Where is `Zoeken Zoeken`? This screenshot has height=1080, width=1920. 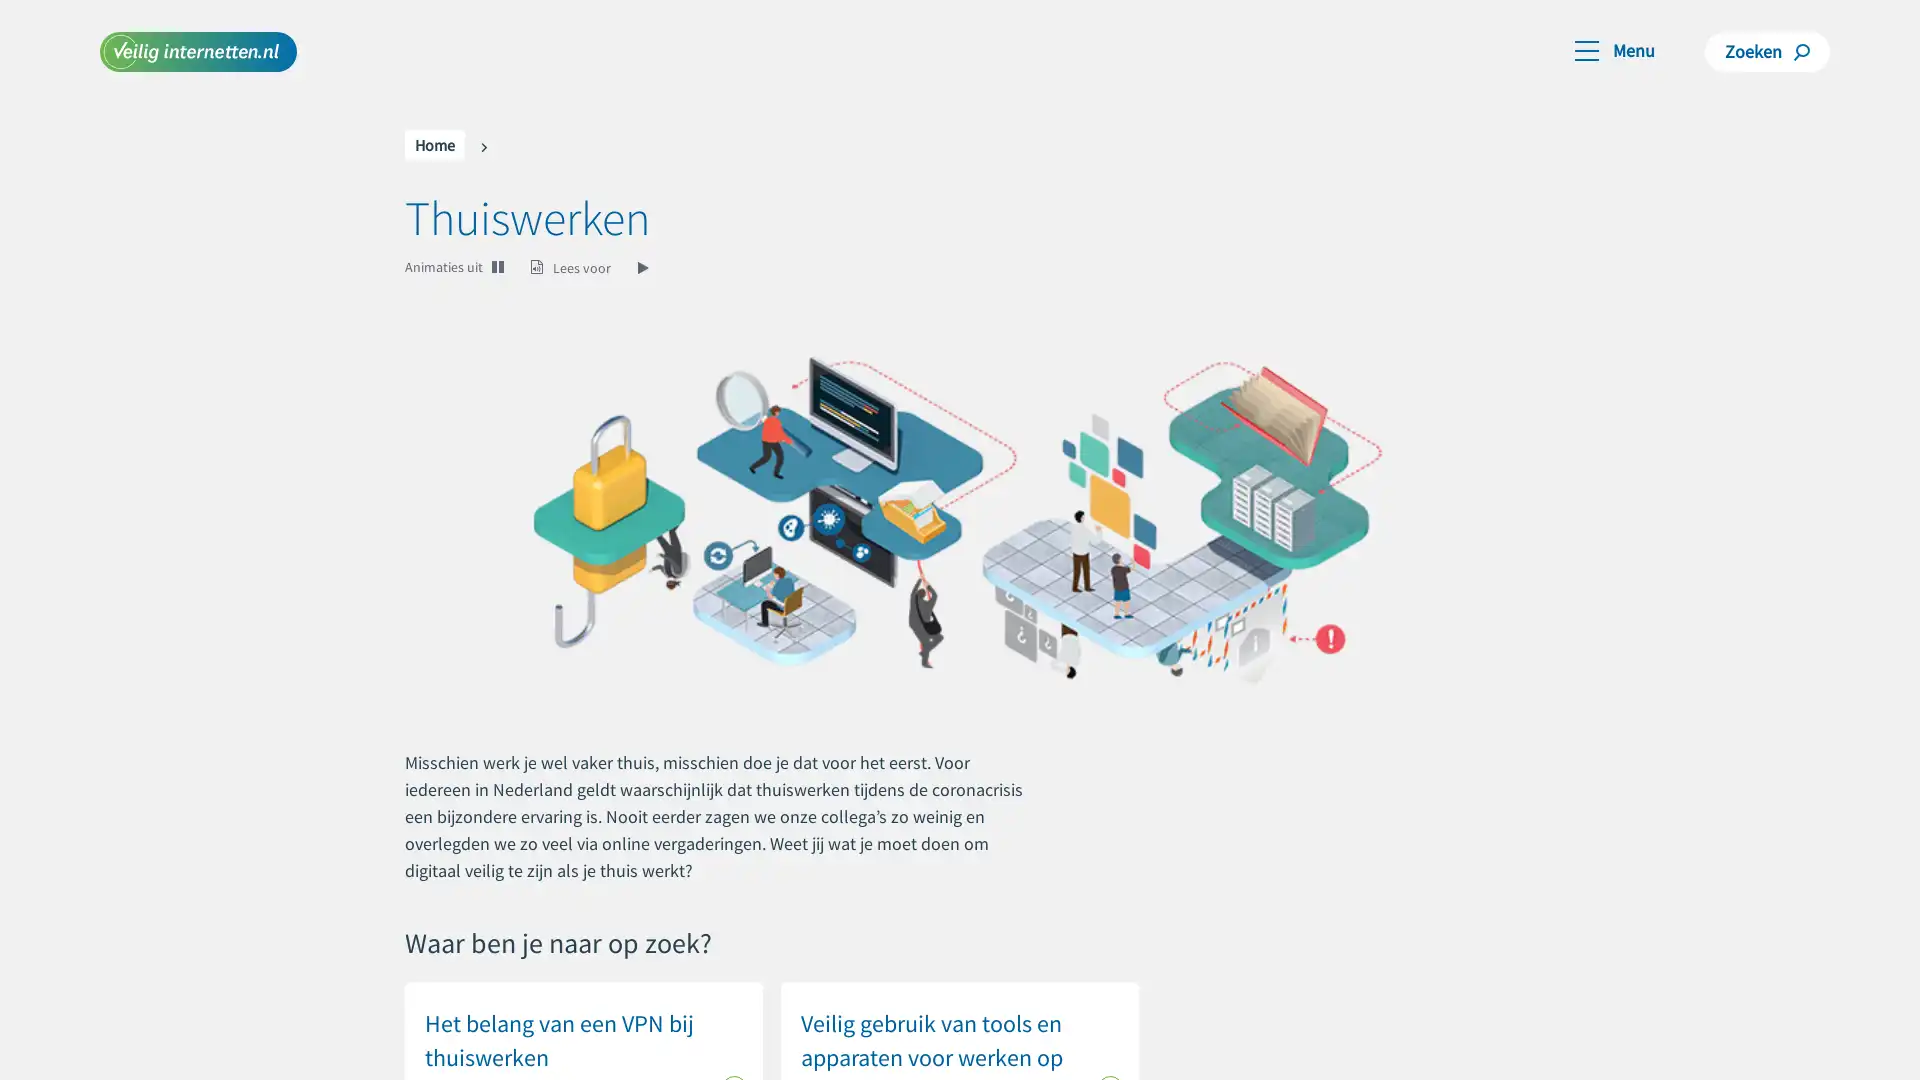
Zoeken Zoeken is located at coordinates (1767, 50).